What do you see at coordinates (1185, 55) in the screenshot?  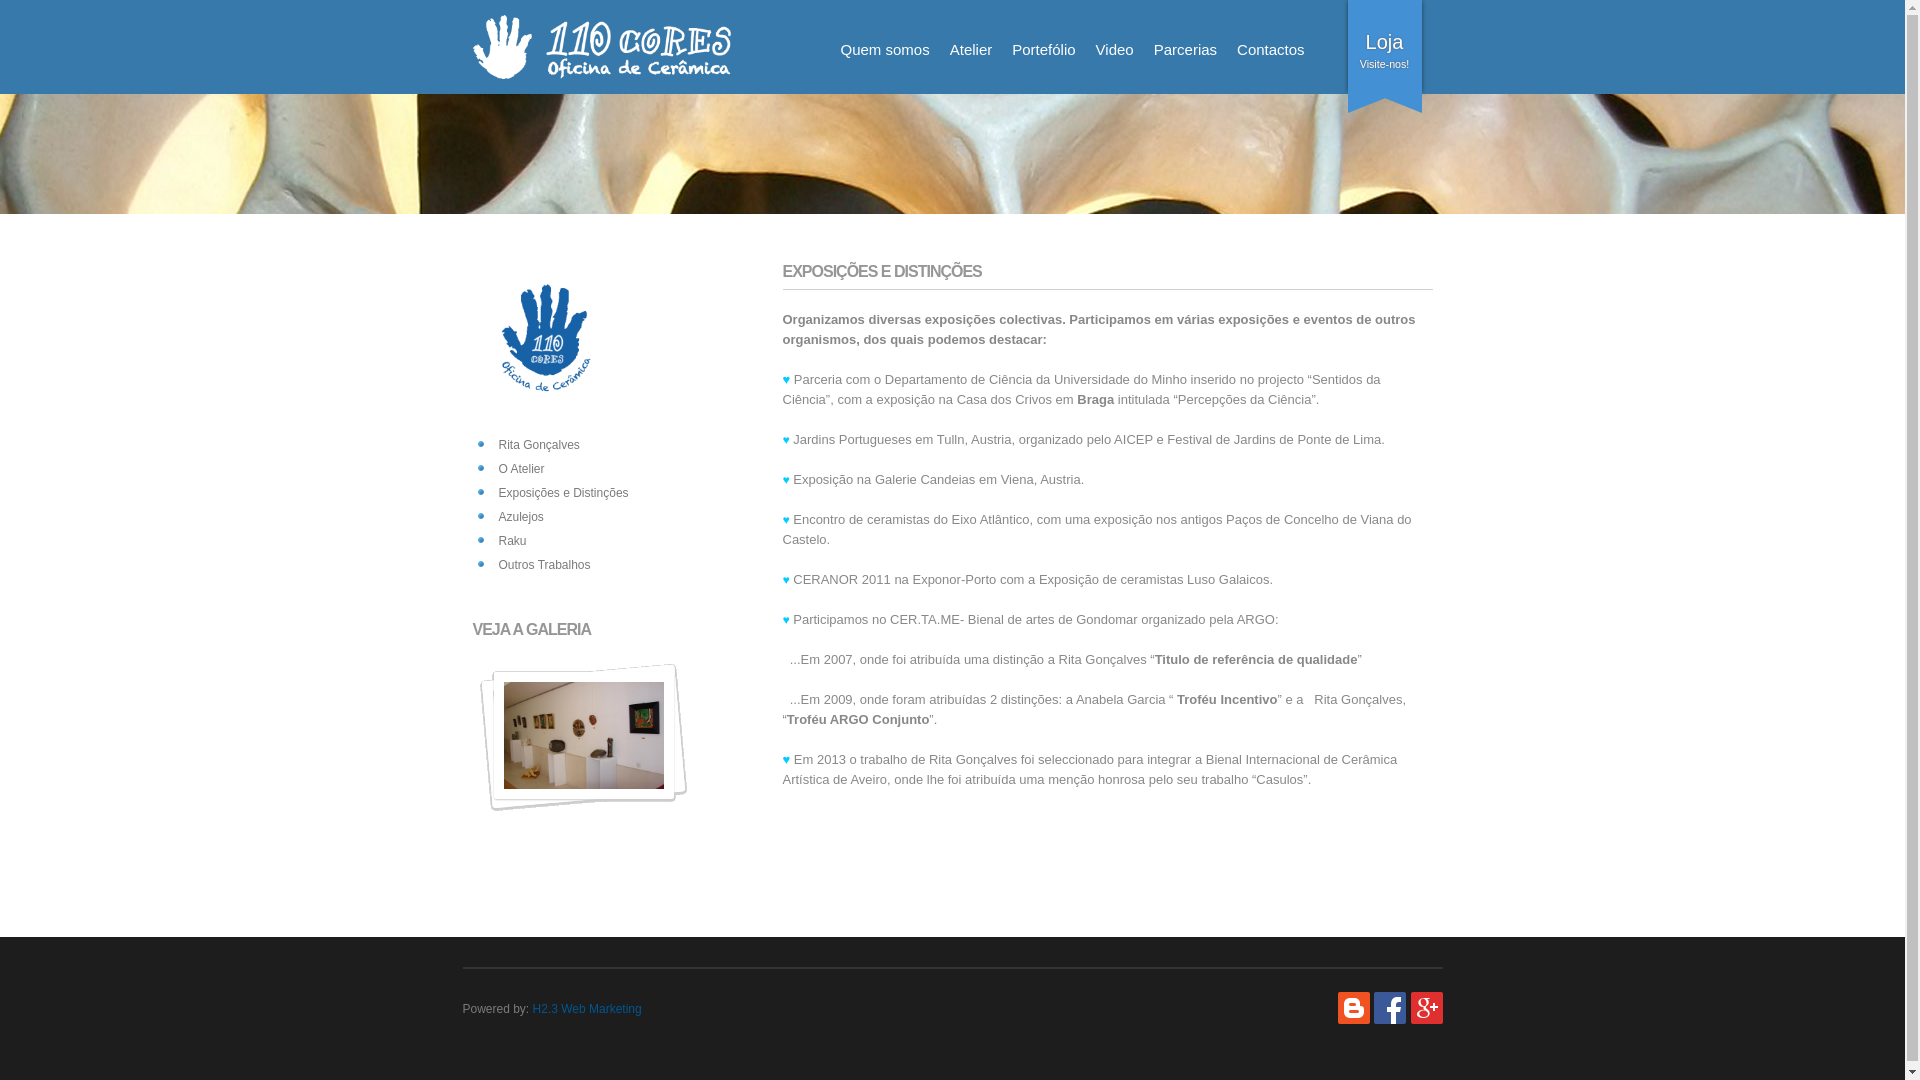 I see `'Parcerias'` at bounding box center [1185, 55].